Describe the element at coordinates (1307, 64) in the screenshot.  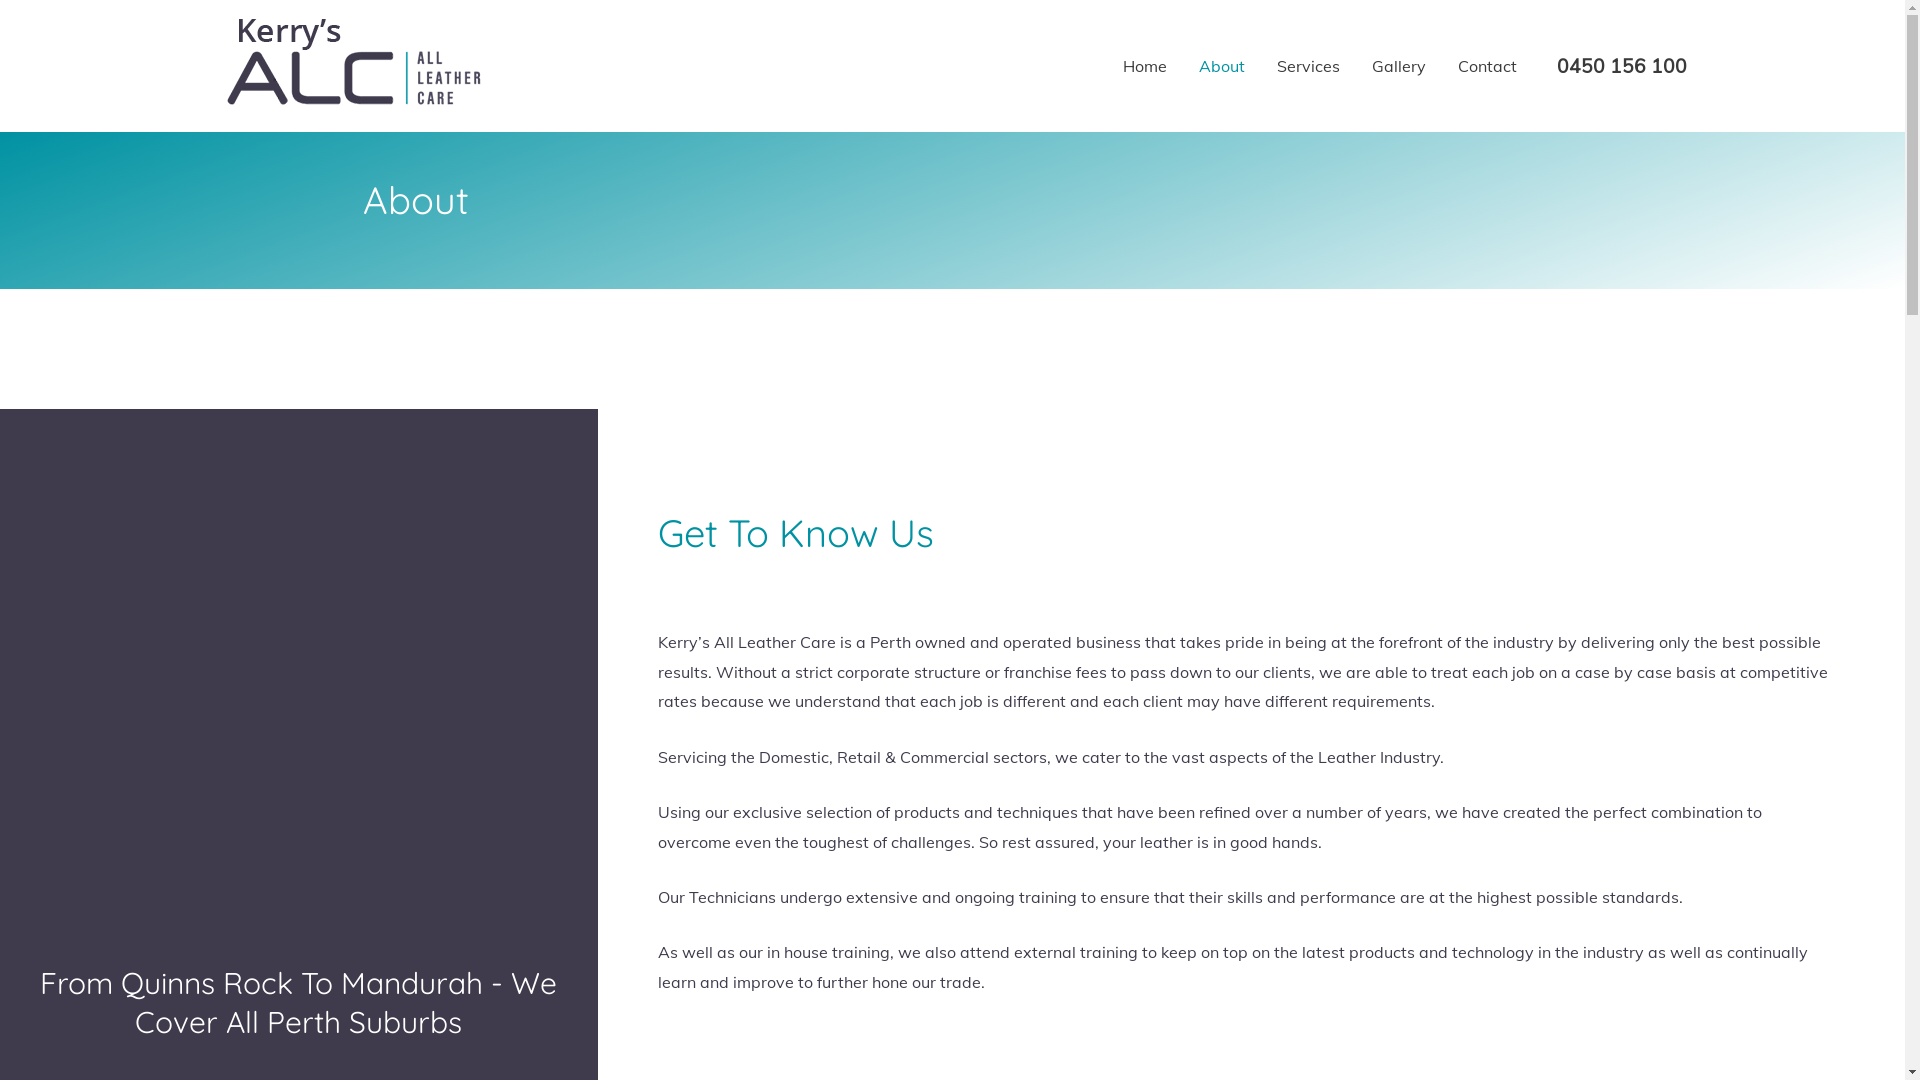
I see `'Services'` at that location.